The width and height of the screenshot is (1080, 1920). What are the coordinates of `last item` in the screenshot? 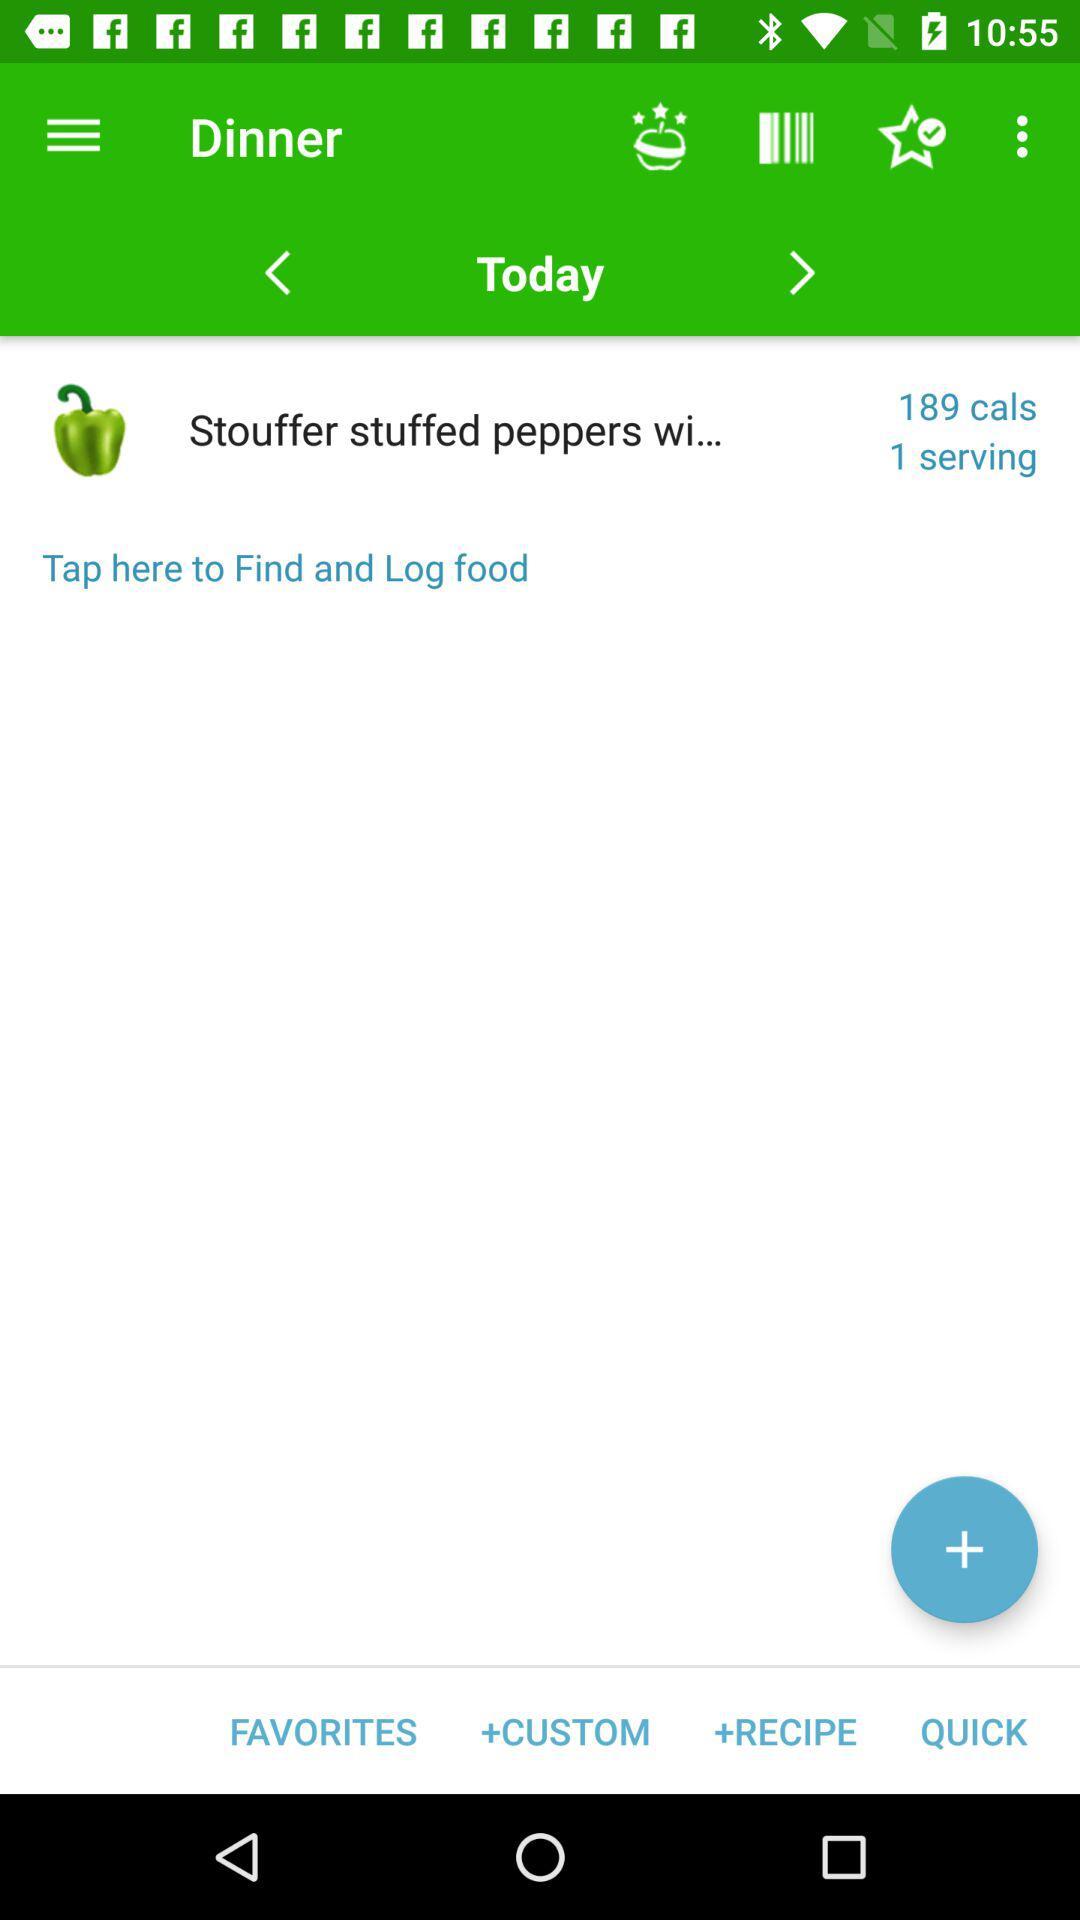 It's located at (277, 272).